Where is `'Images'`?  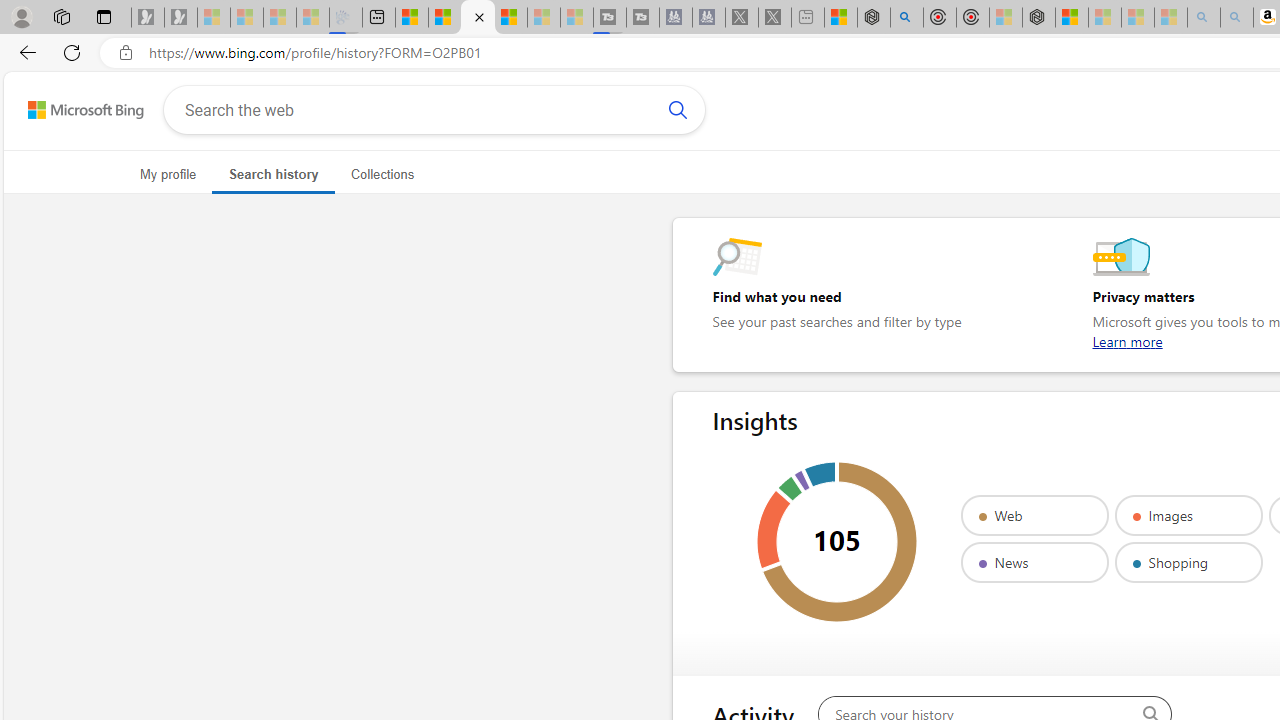
'Images' is located at coordinates (1188, 514).